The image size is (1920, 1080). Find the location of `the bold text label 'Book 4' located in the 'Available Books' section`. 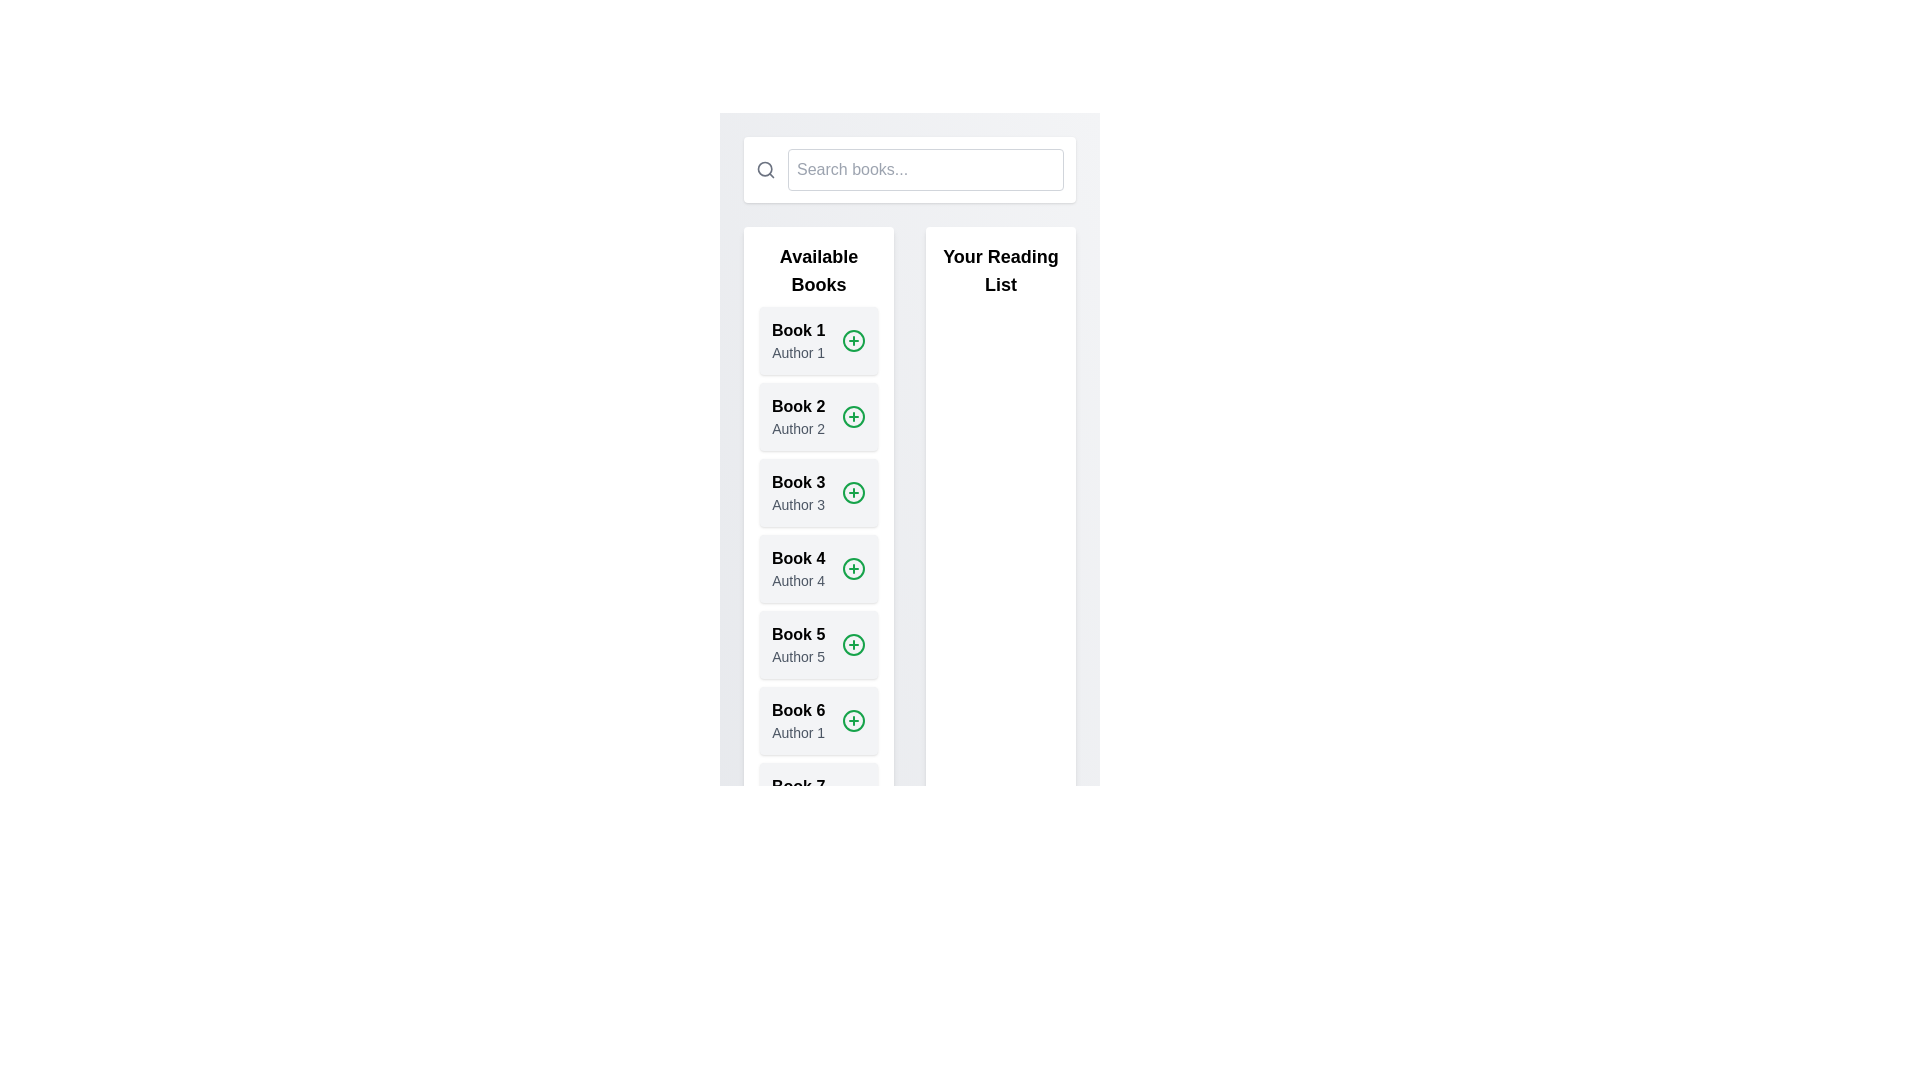

the bold text label 'Book 4' located in the 'Available Books' section is located at coordinates (797, 559).